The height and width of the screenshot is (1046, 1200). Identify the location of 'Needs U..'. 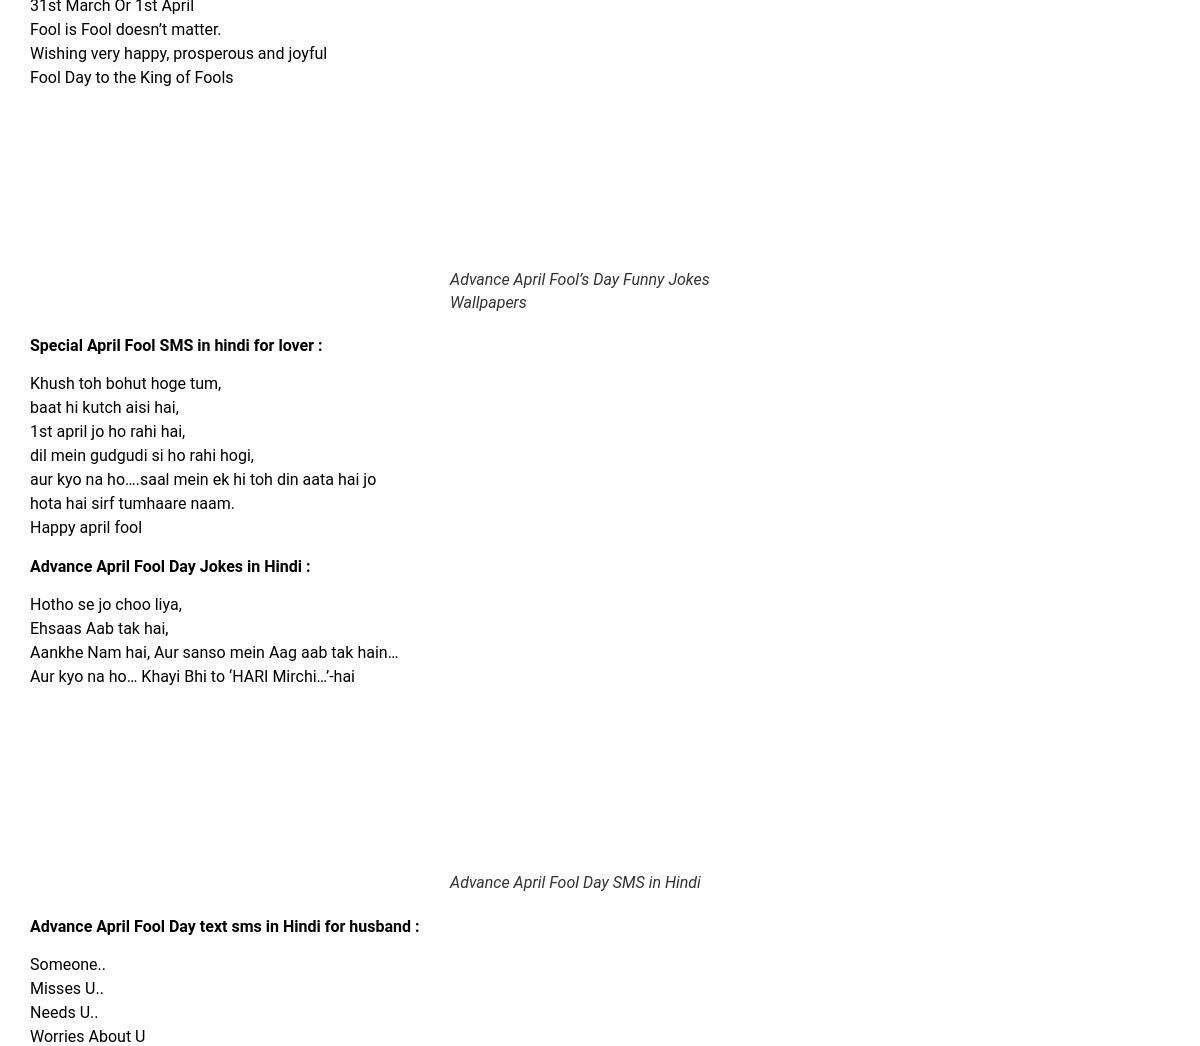
(63, 1012).